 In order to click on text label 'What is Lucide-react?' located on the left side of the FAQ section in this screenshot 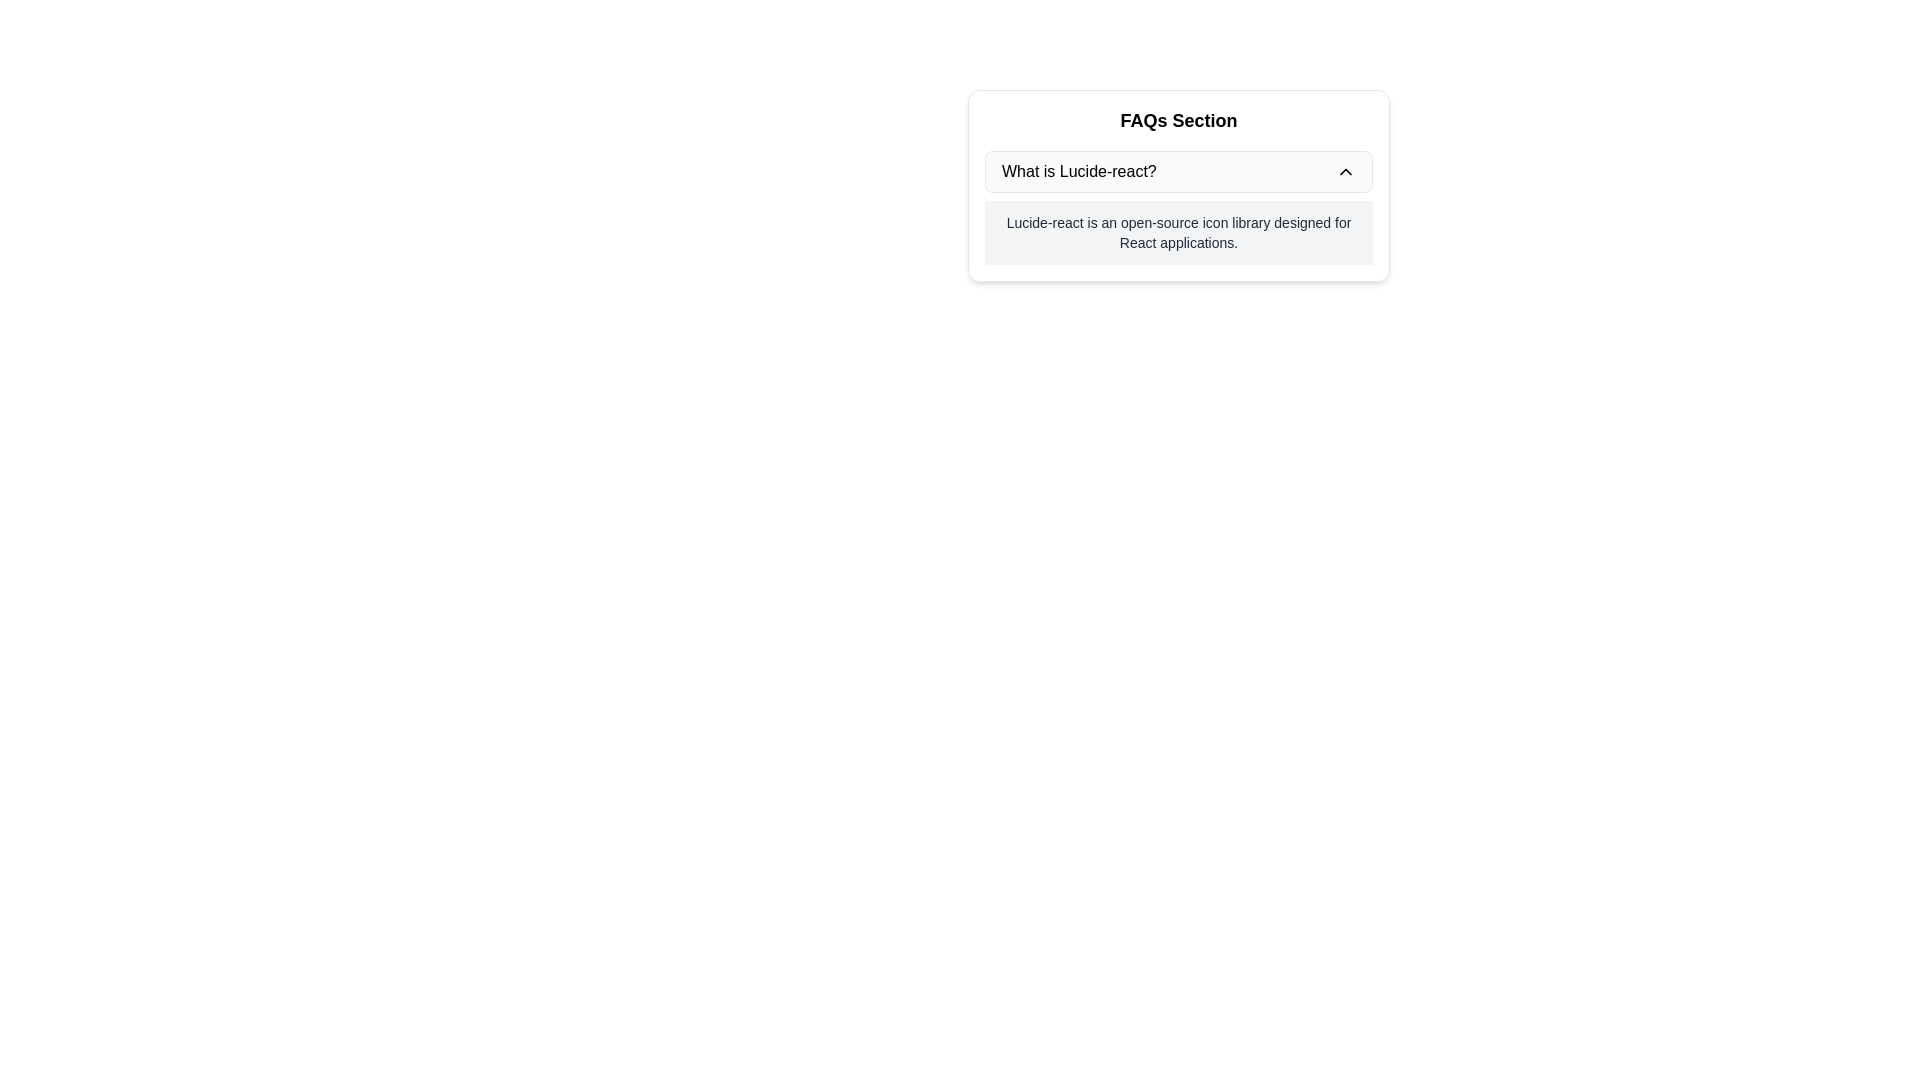, I will do `click(1078, 171)`.